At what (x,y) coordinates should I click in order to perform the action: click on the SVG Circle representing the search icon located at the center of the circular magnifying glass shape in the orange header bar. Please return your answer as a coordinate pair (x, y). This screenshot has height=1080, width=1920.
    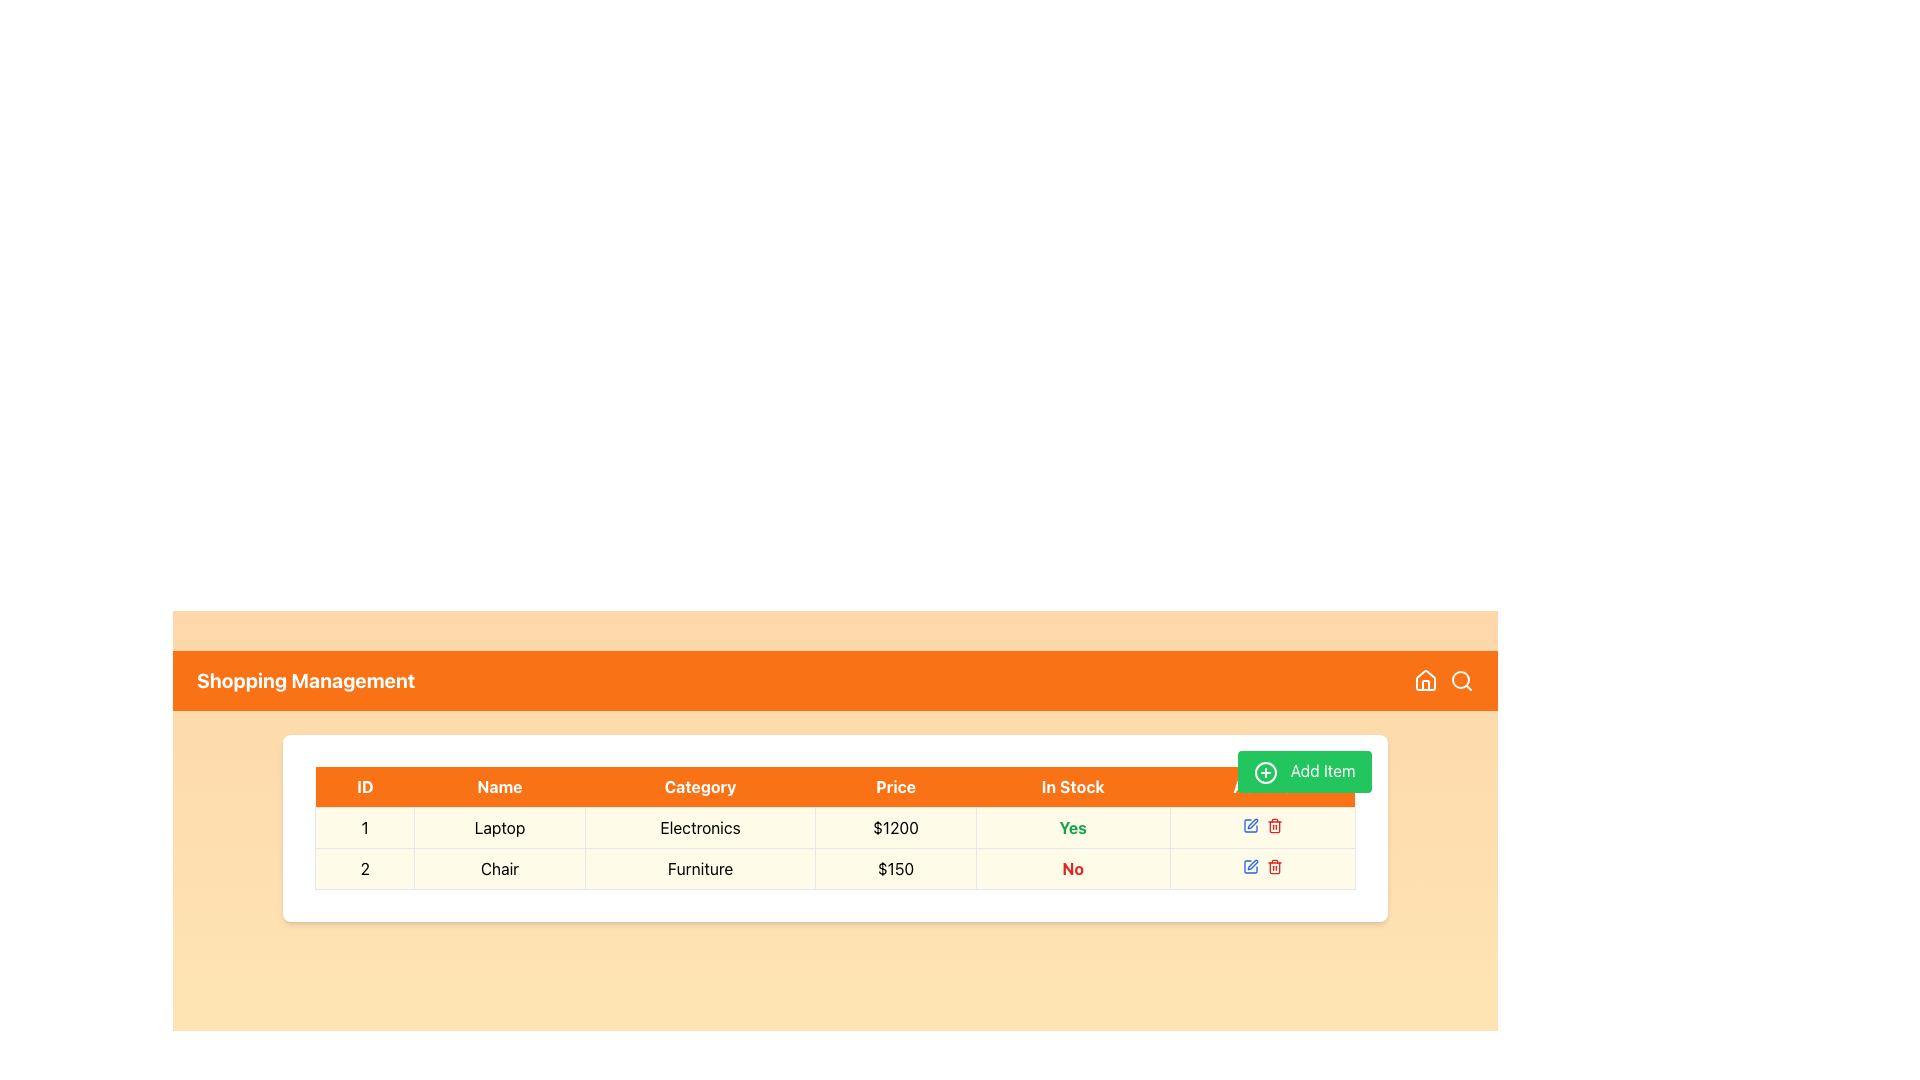
    Looking at the image, I should click on (1460, 678).